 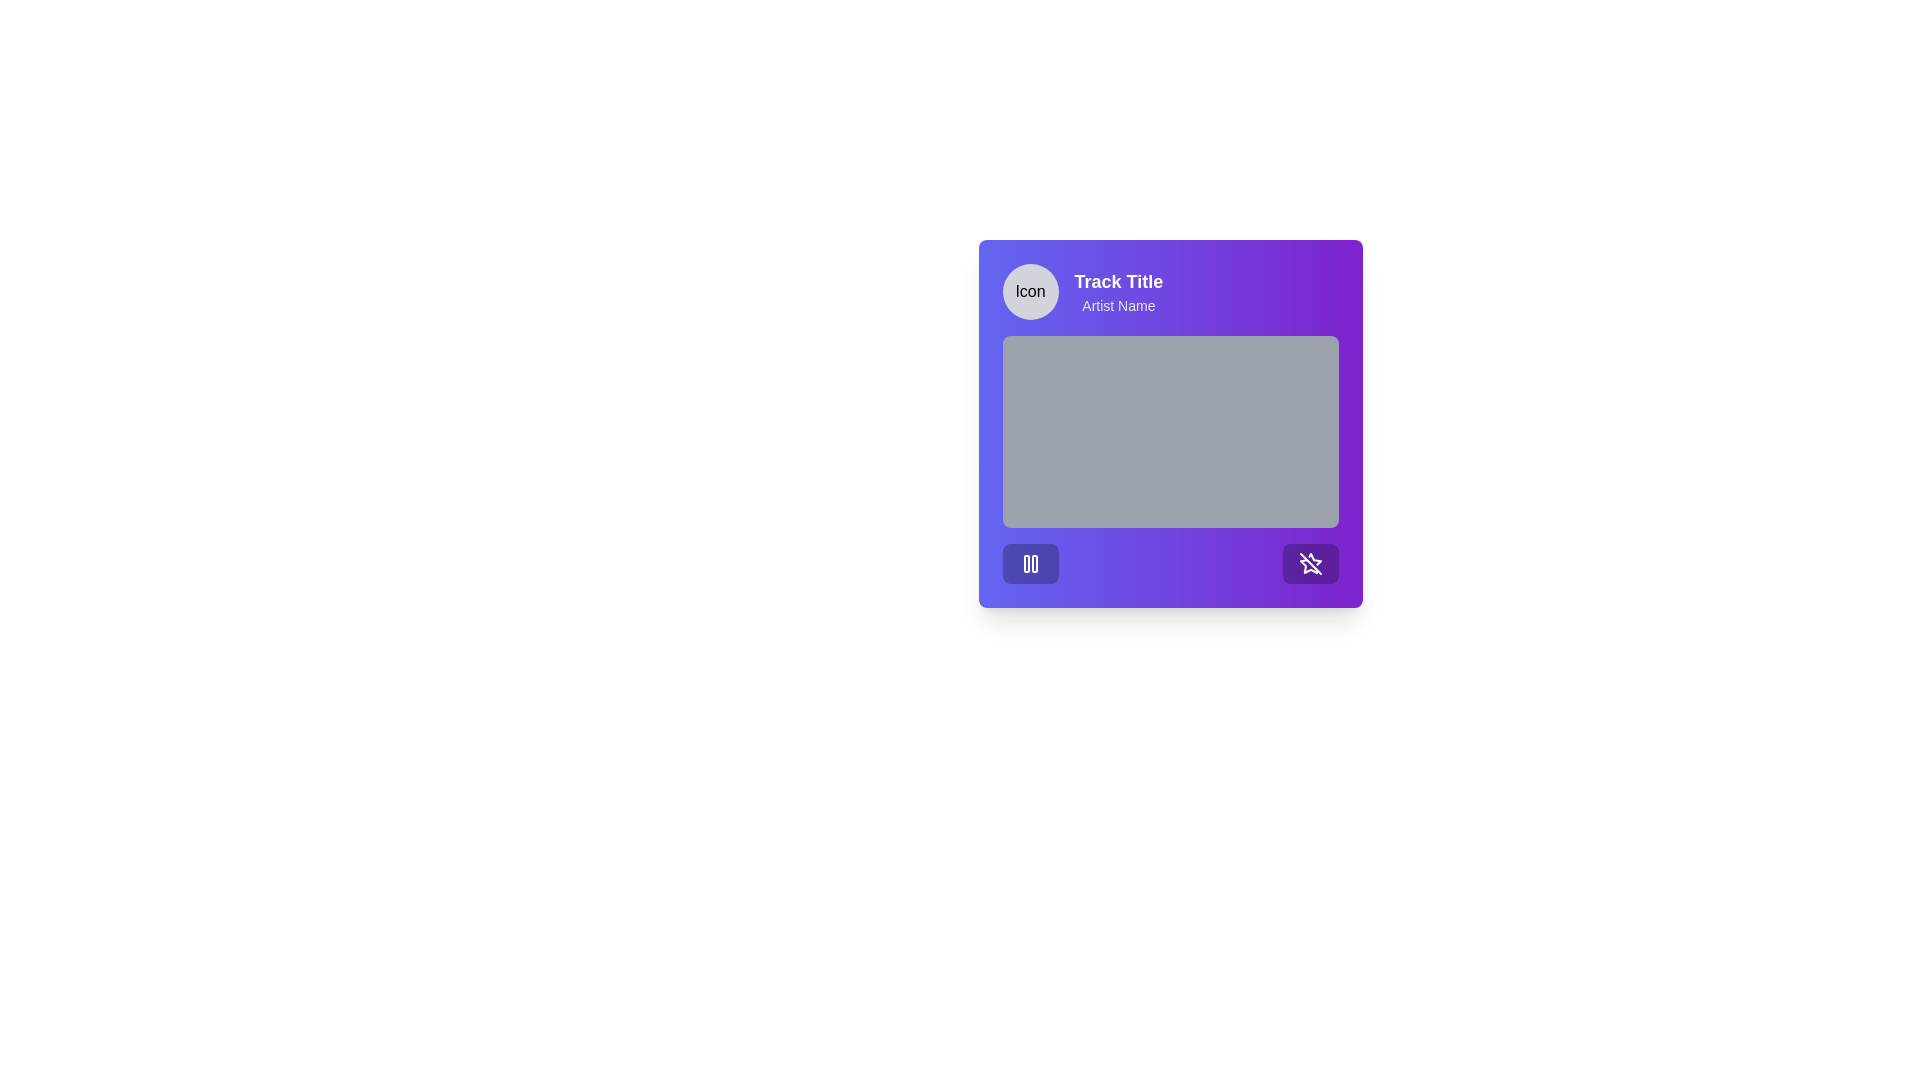 What do you see at coordinates (1310, 563) in the screenshot?
I see `the diagonal line within the star icon, which is styled with a purple background and located in the lower-right corner of the card interface` at bounding box center [1310, 563].